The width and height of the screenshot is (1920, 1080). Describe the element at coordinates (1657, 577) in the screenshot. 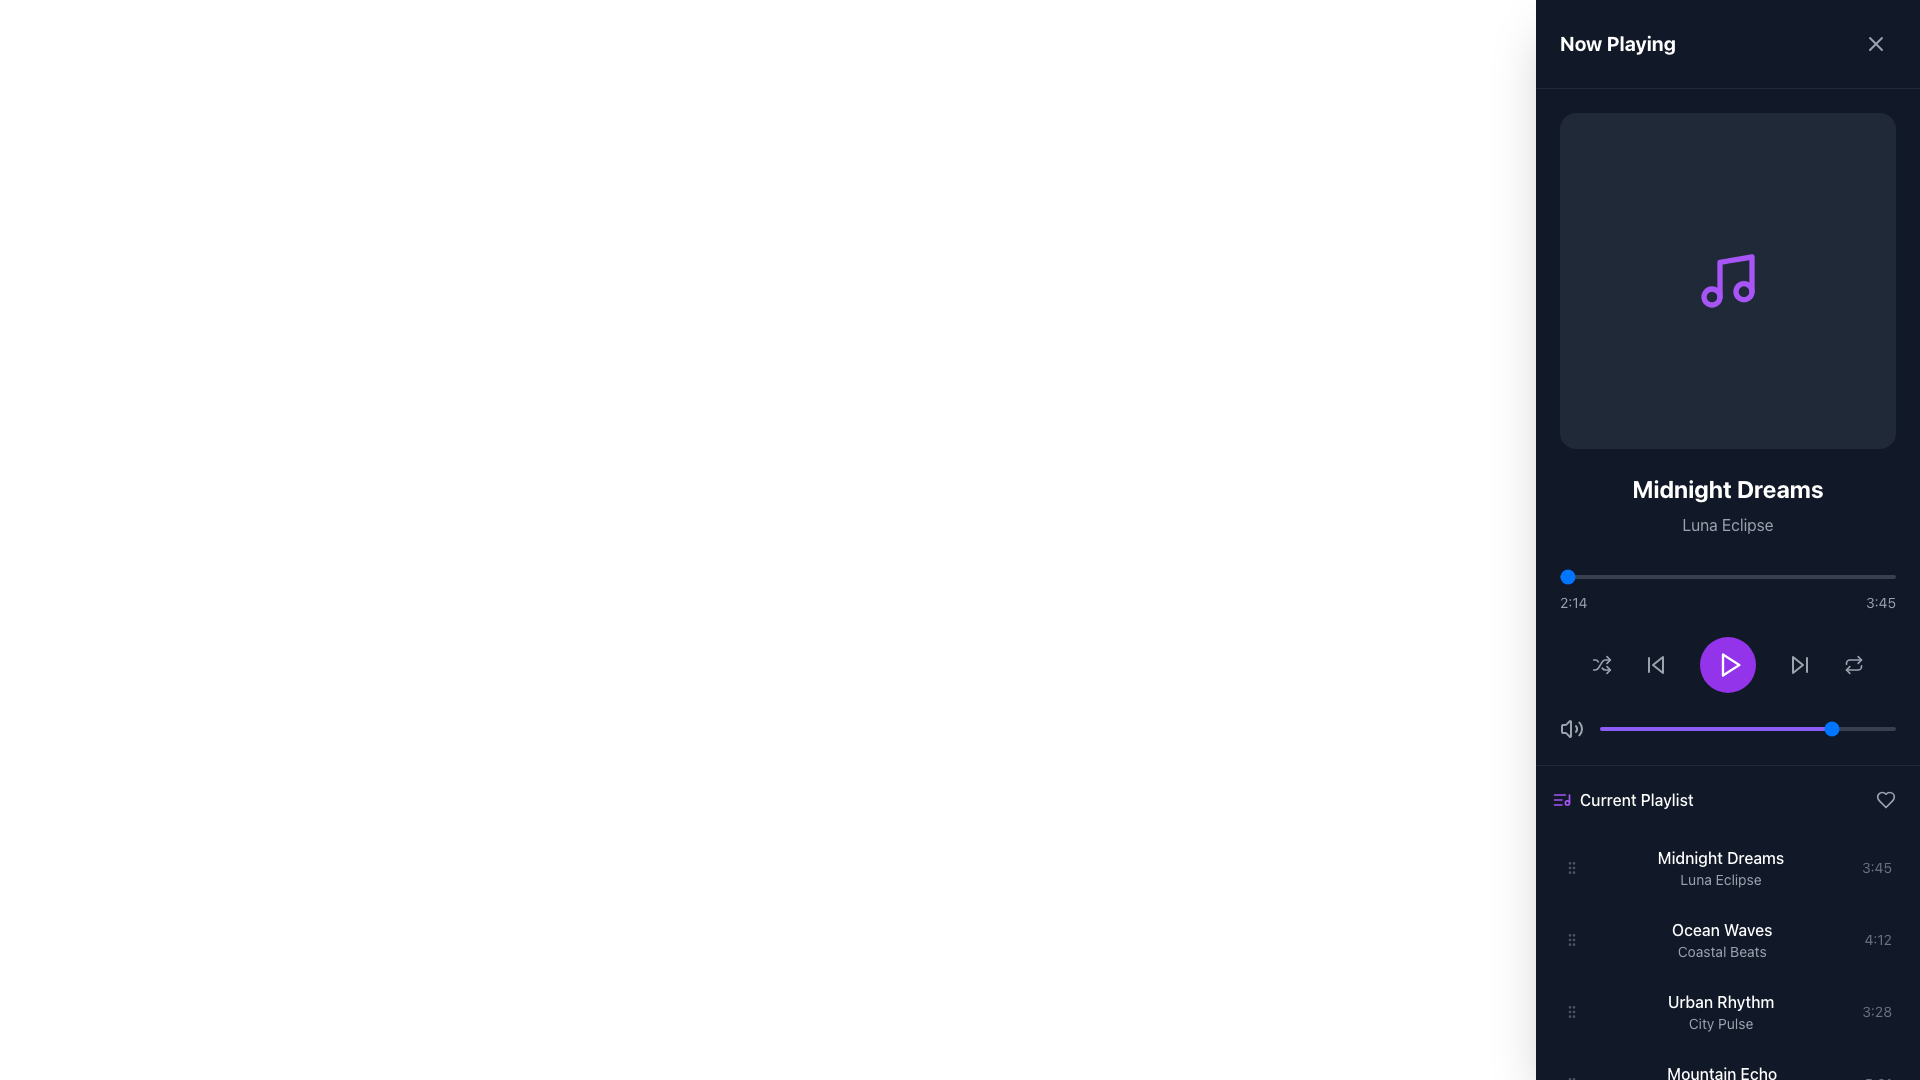

I see `the song progress` at that location.